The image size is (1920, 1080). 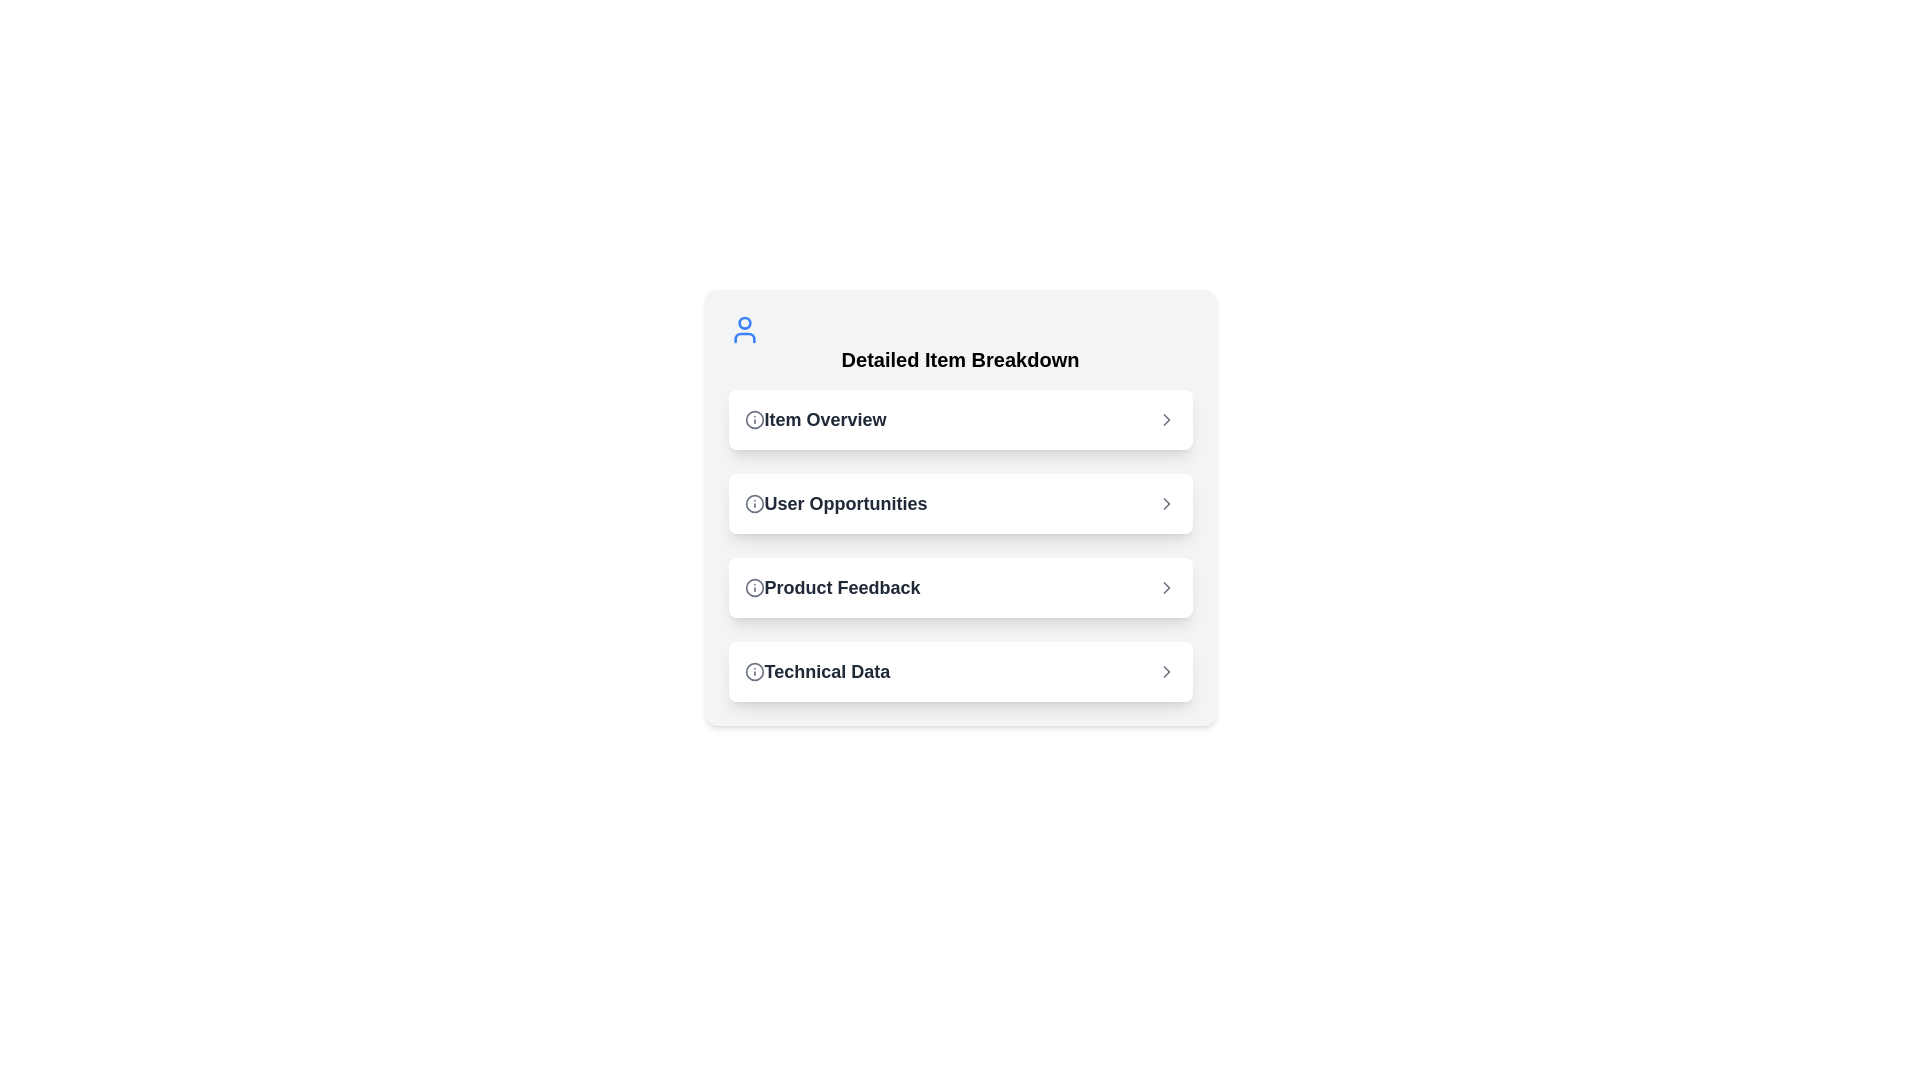 I want to click on the Navigation Icon located in the third row of the 'Product Feedback' list, so click(x=1166, y=586).